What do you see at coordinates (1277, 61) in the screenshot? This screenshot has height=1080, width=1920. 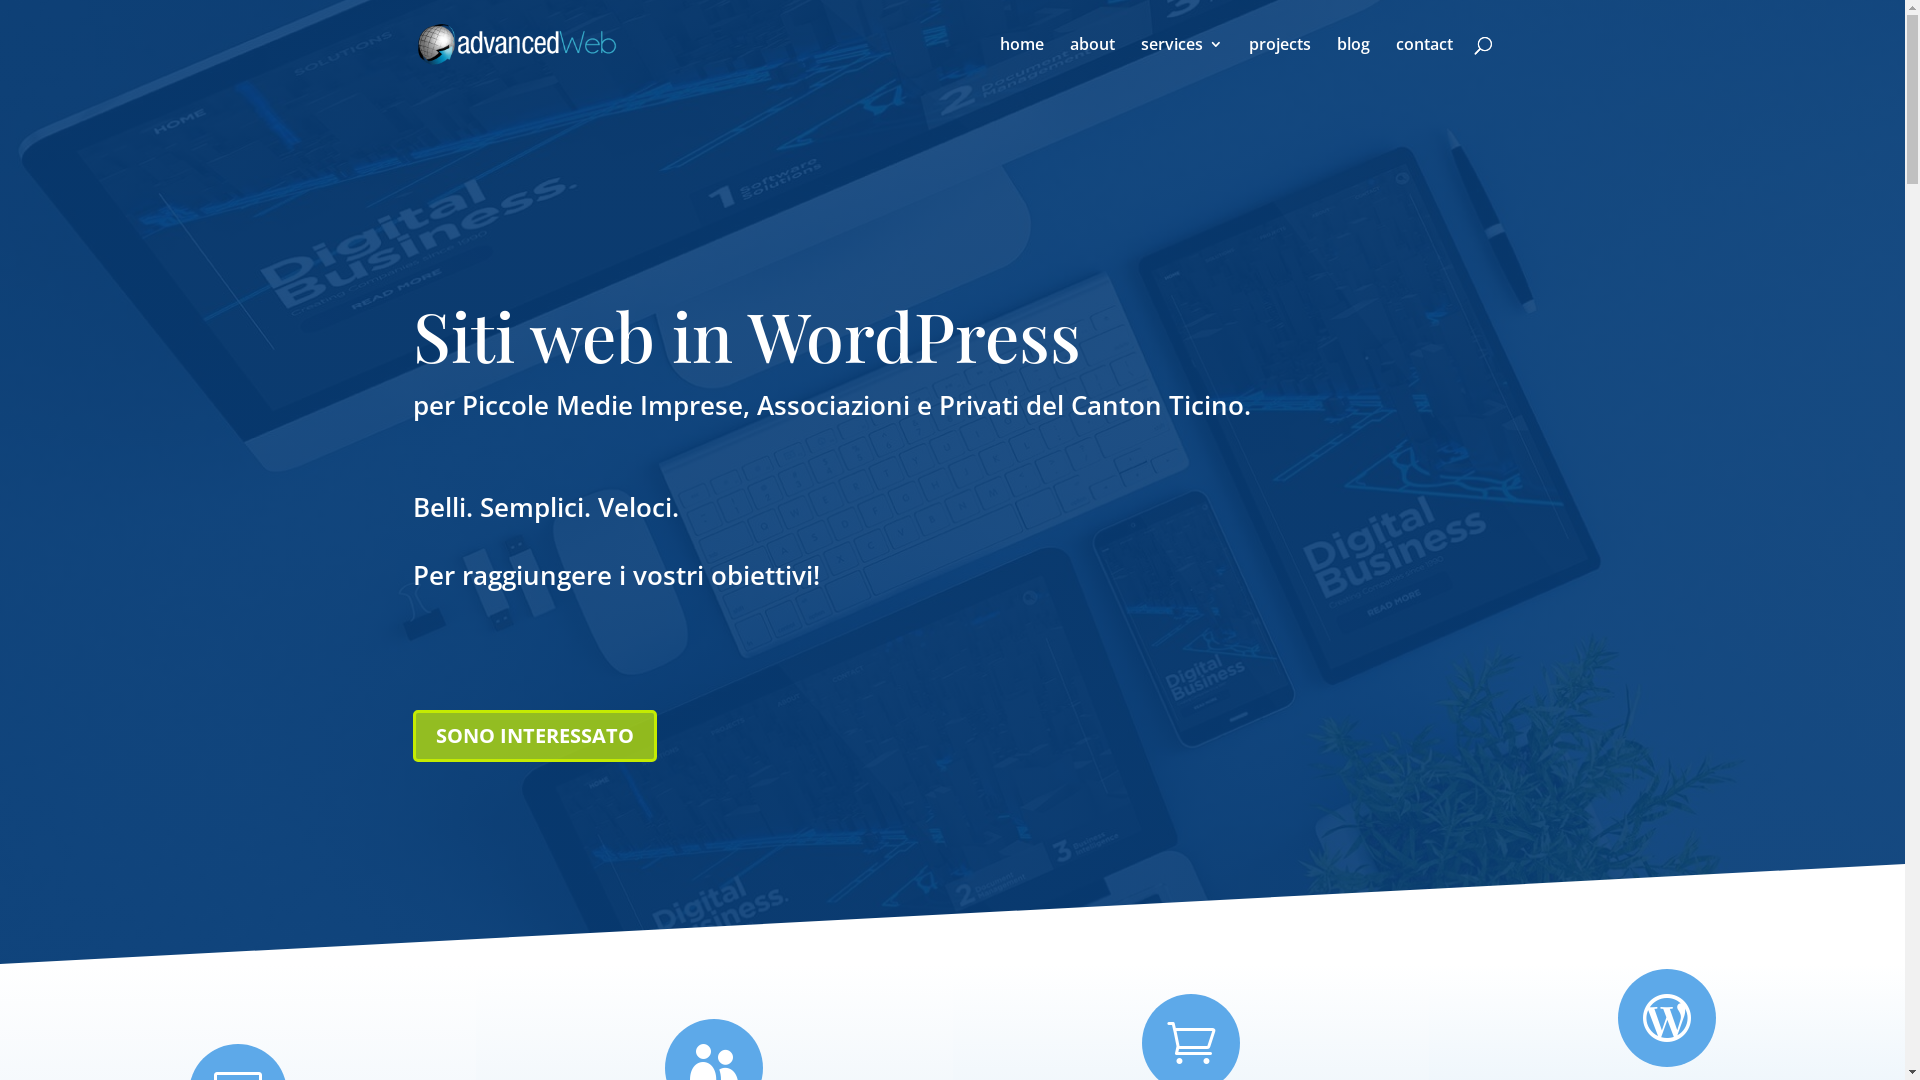 I see `'projects'` at bounding box center [1277, 61].